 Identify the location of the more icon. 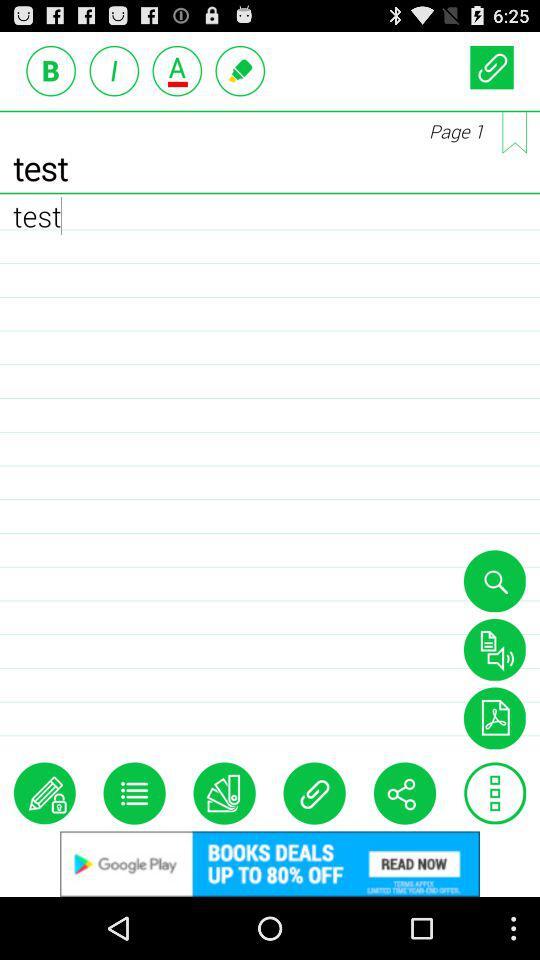
(494, 848).